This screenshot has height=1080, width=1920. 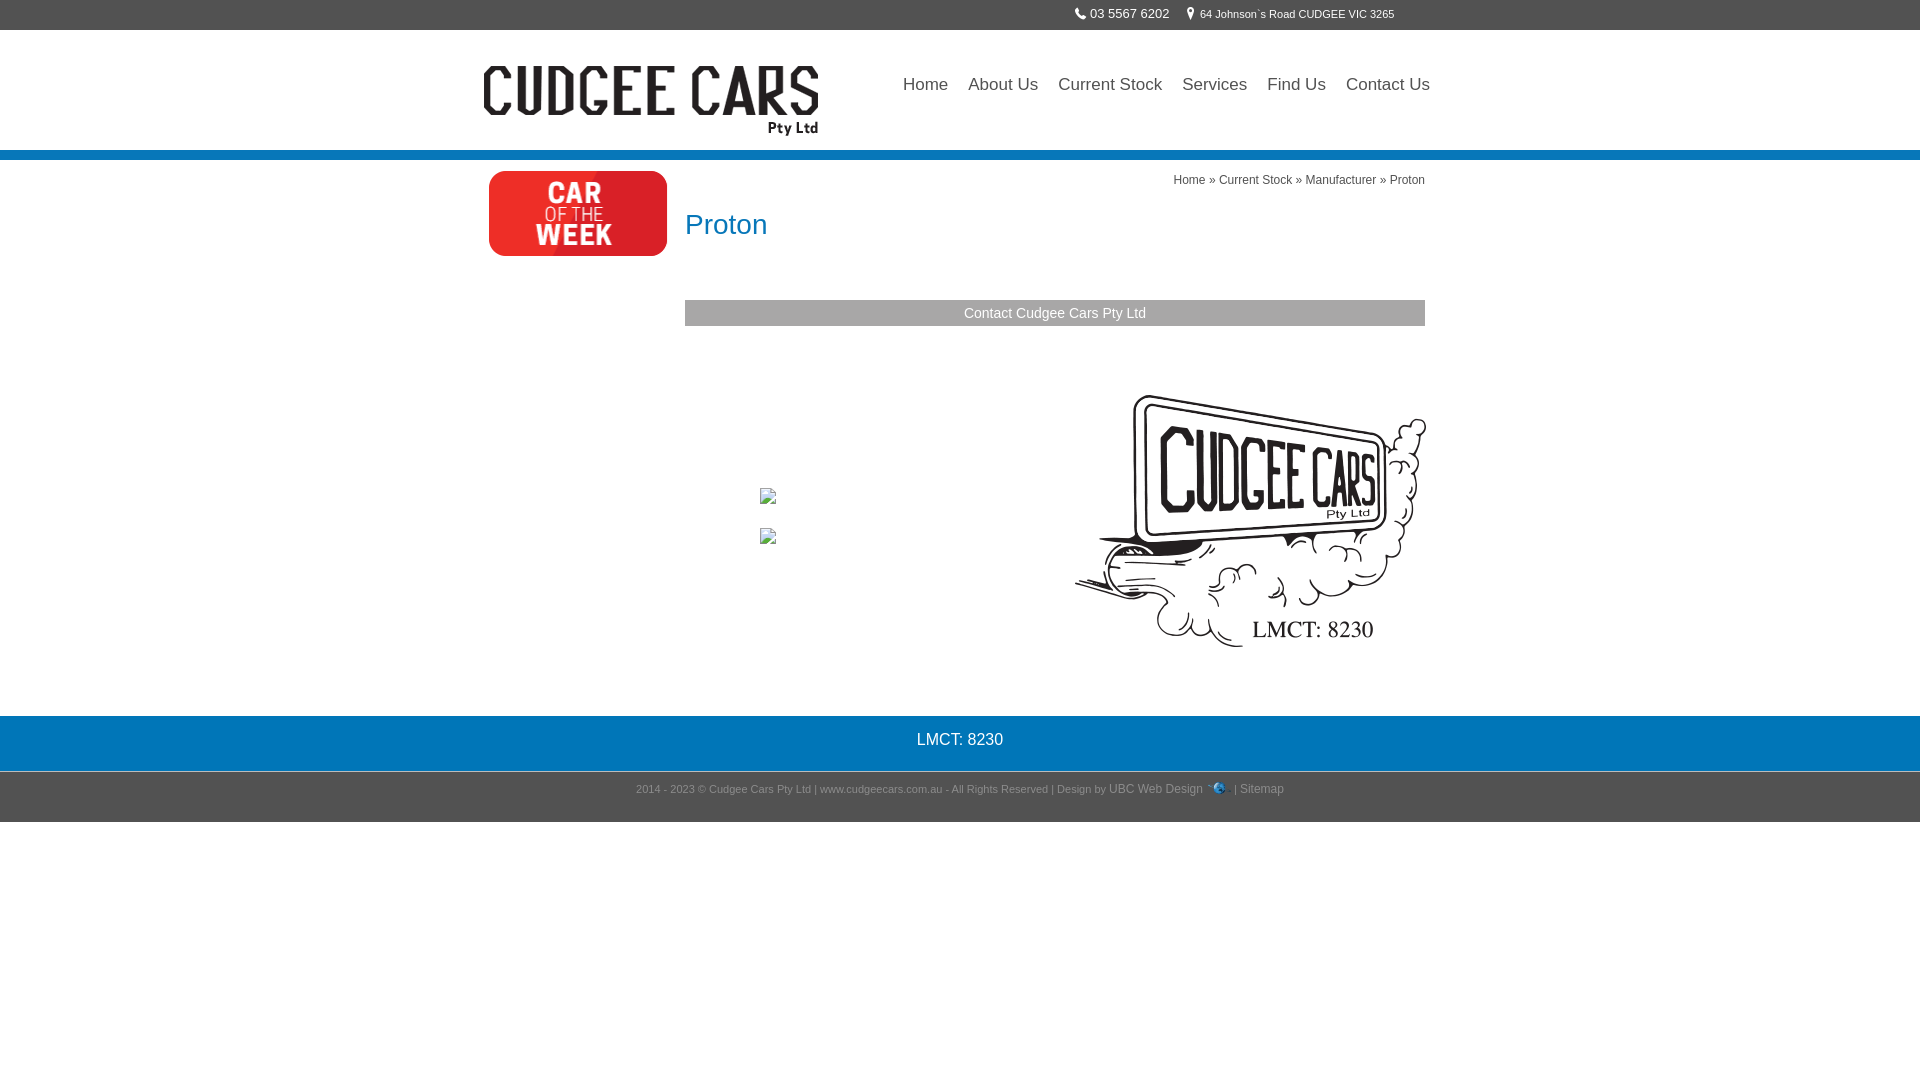 What do you see at coordinates (1003, 83) in the screenshot?
I see `'About Us'` at bounding box center [1003, 83].